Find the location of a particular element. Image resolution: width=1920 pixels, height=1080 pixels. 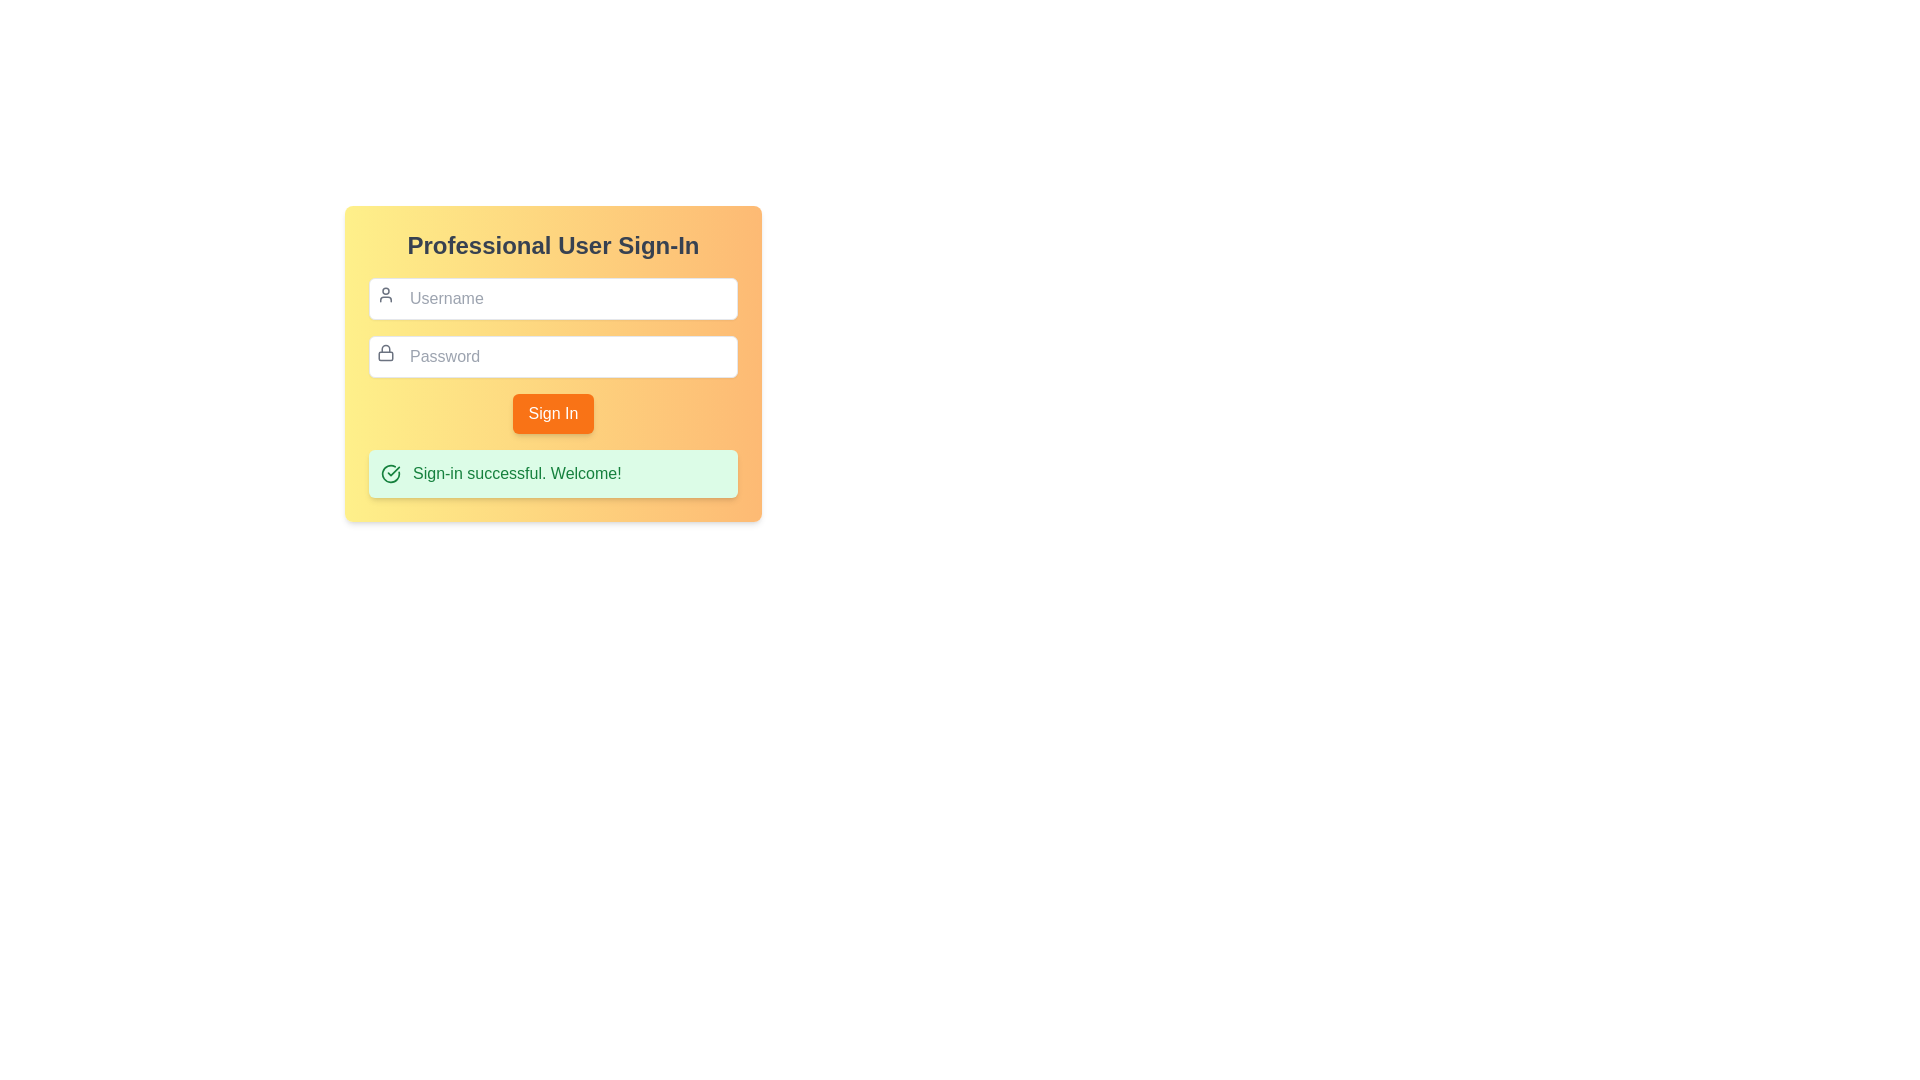

the security icon located above the password input field, to its left, within the sign-in form is located at coordinates (385, 352).